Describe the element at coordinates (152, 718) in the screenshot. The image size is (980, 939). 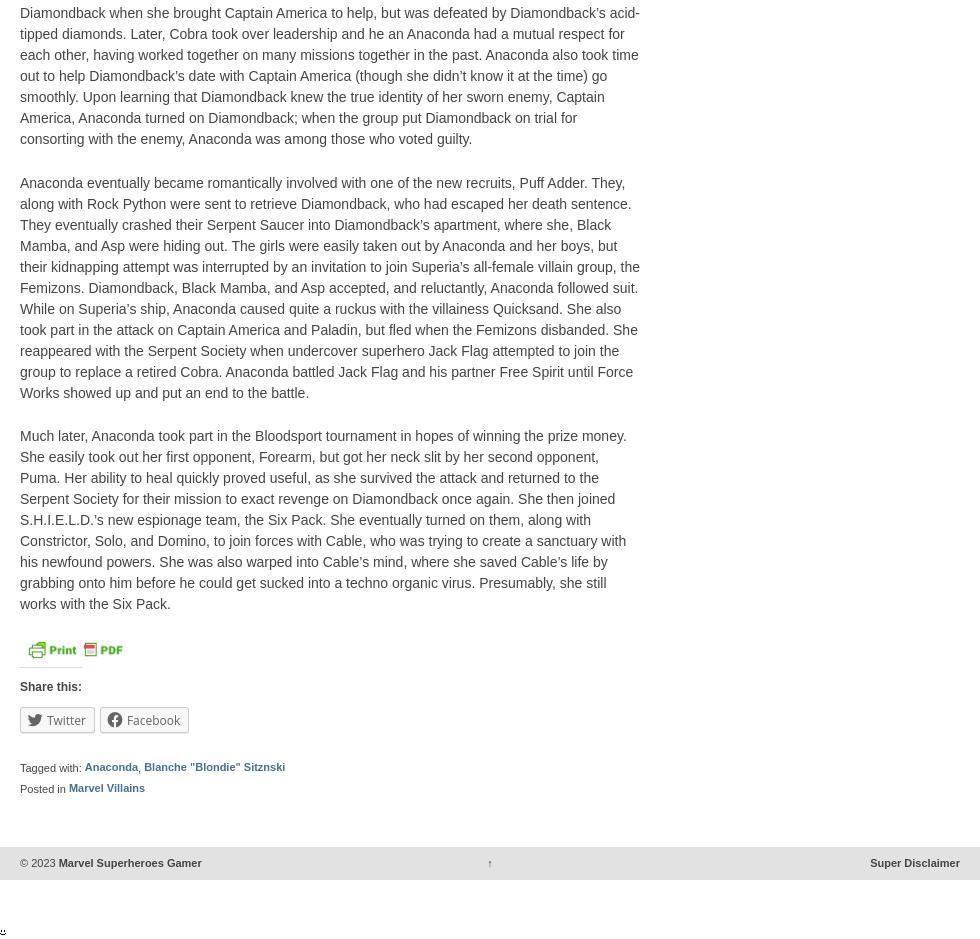
I see `'Facebook'` at that location.